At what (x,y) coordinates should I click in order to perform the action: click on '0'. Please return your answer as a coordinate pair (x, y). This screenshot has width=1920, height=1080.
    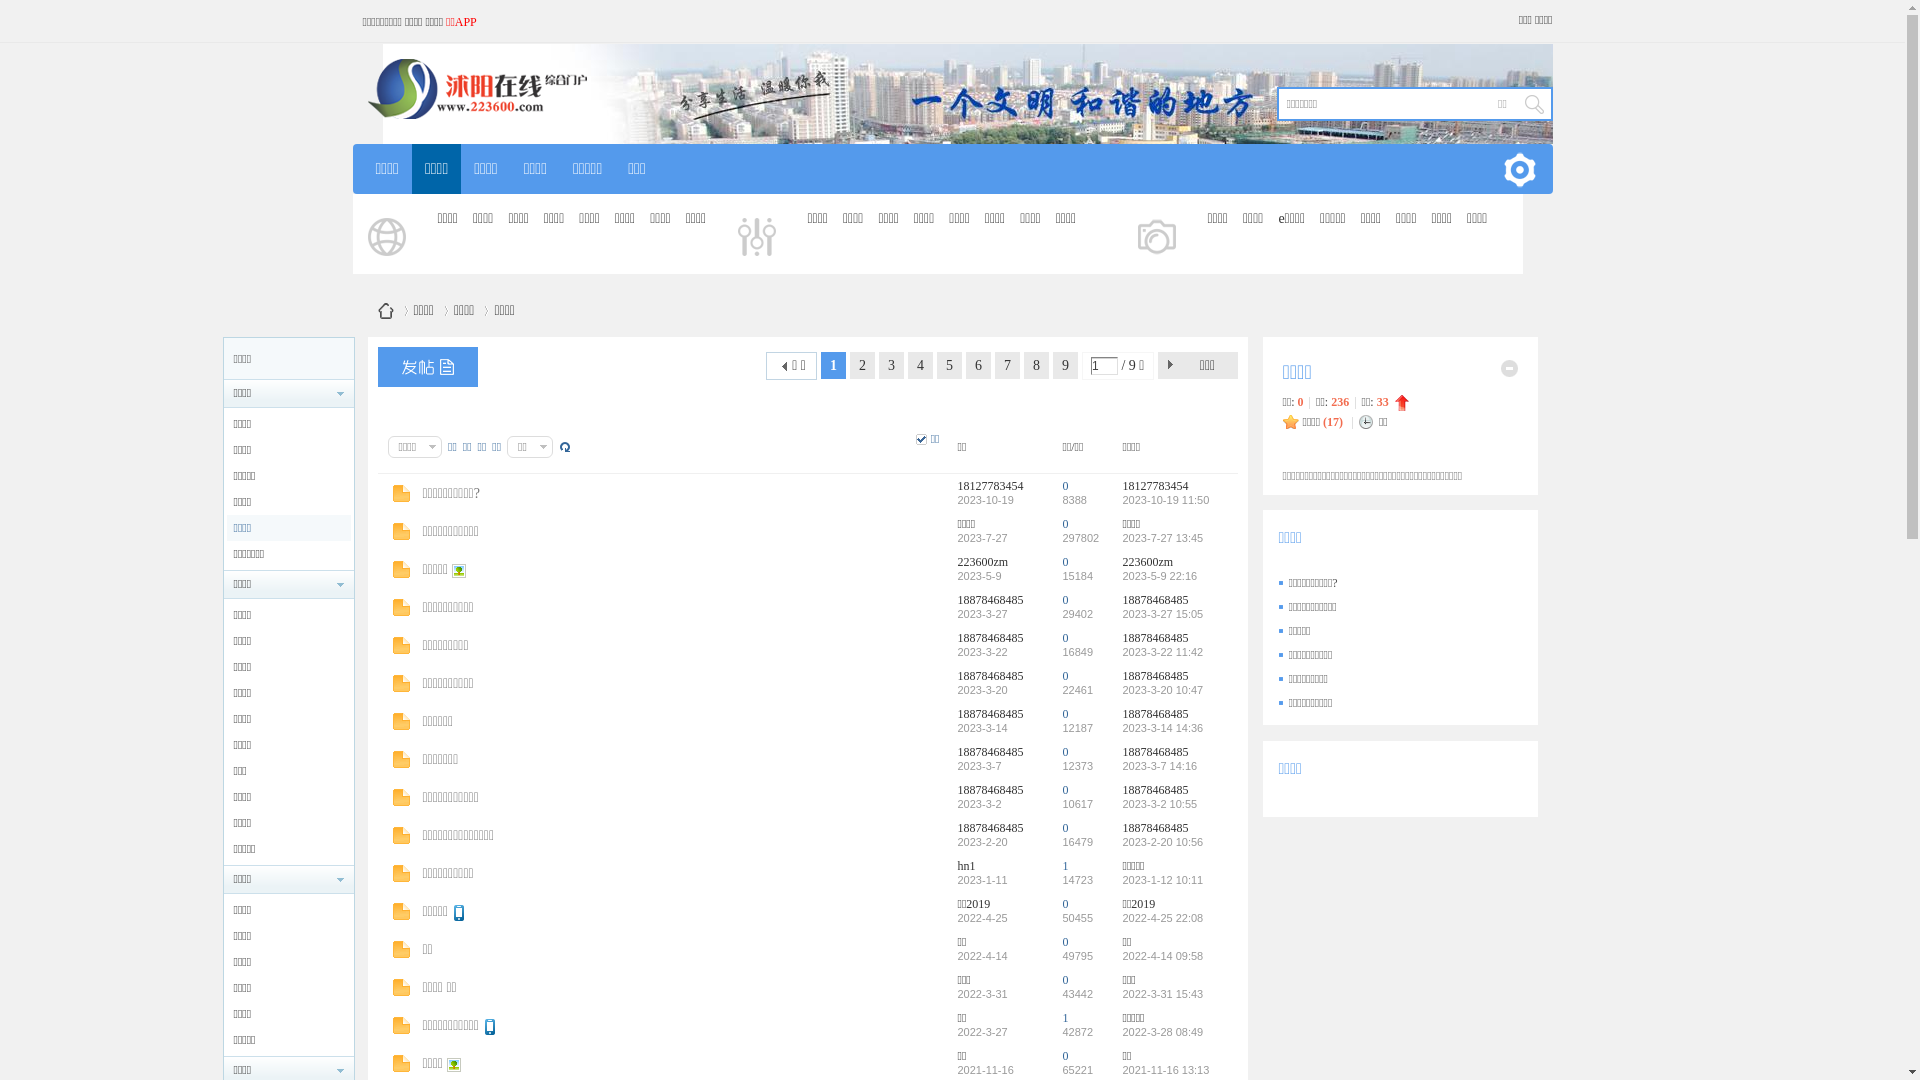
    Looking at the image, I should click on (1064, 599).